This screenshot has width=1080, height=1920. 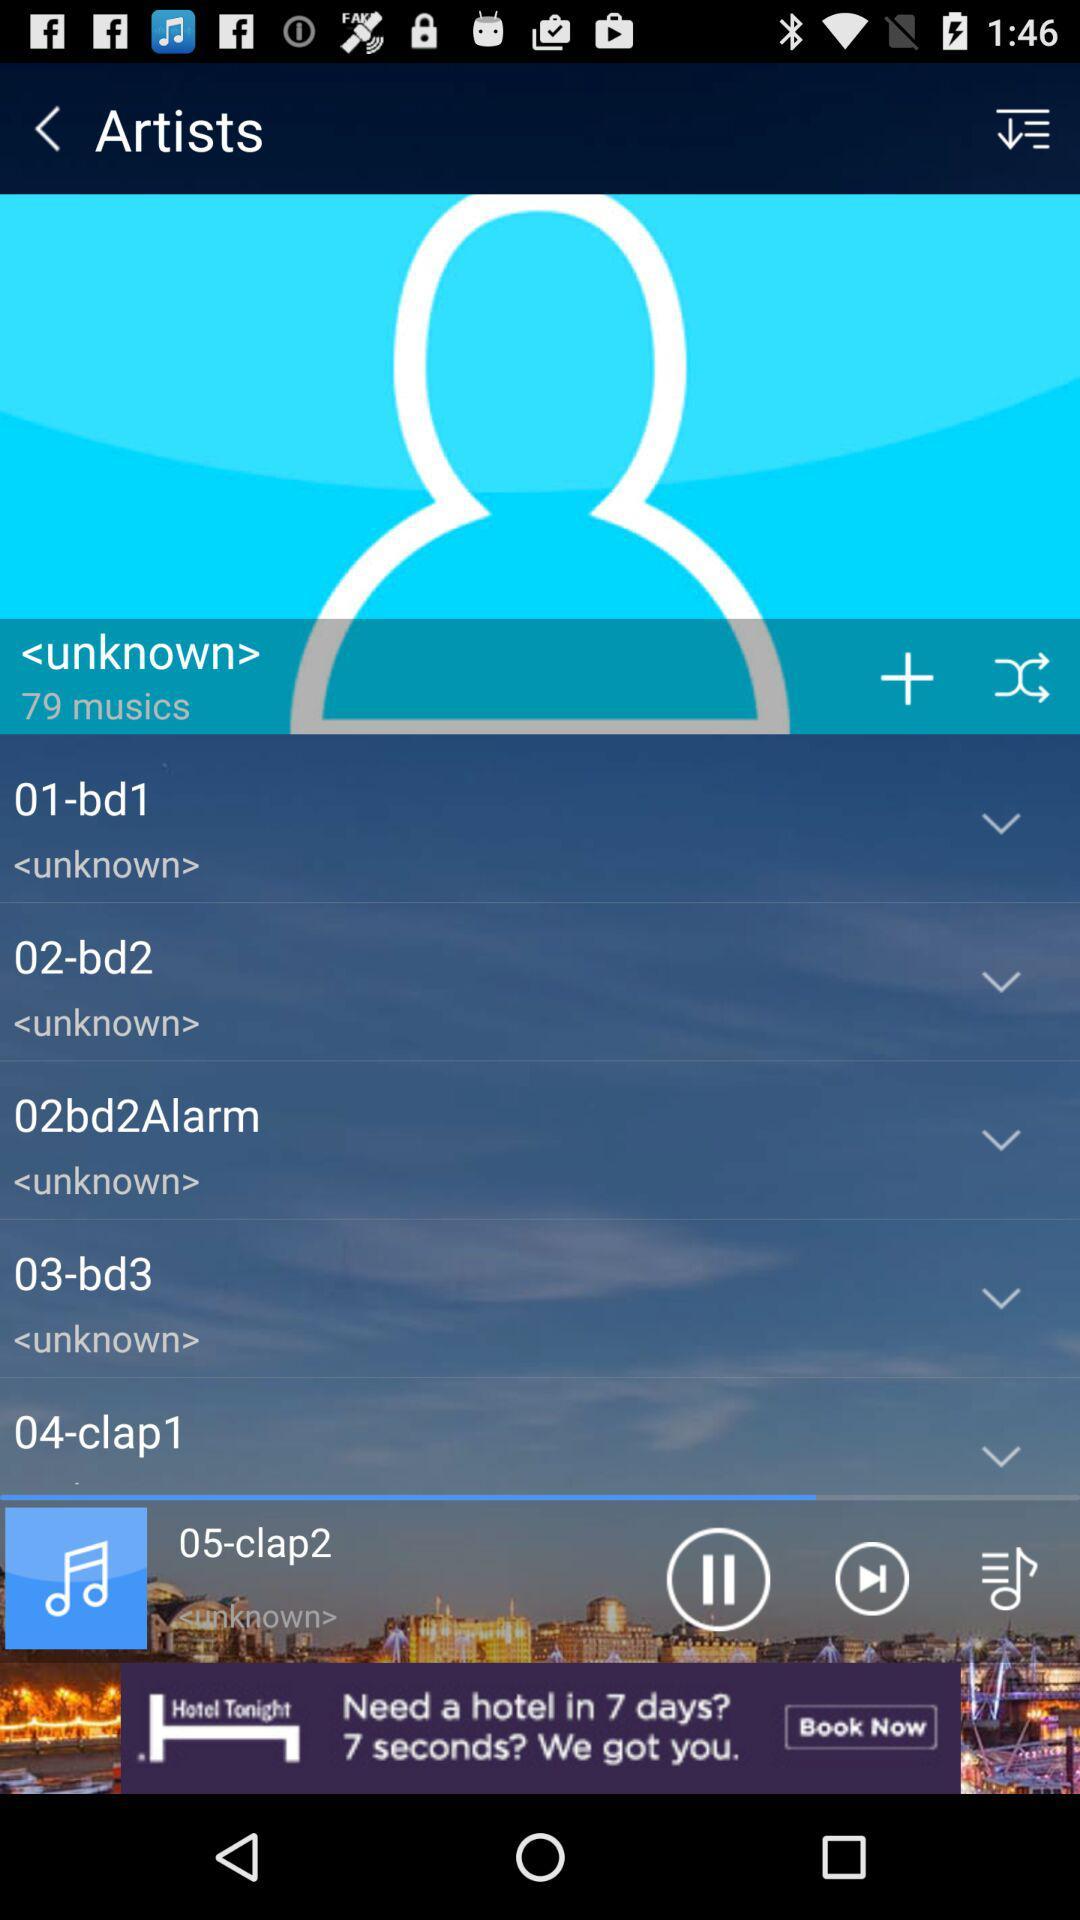 I want to click on the item above <unknown> item, so click(x=467, y=954).